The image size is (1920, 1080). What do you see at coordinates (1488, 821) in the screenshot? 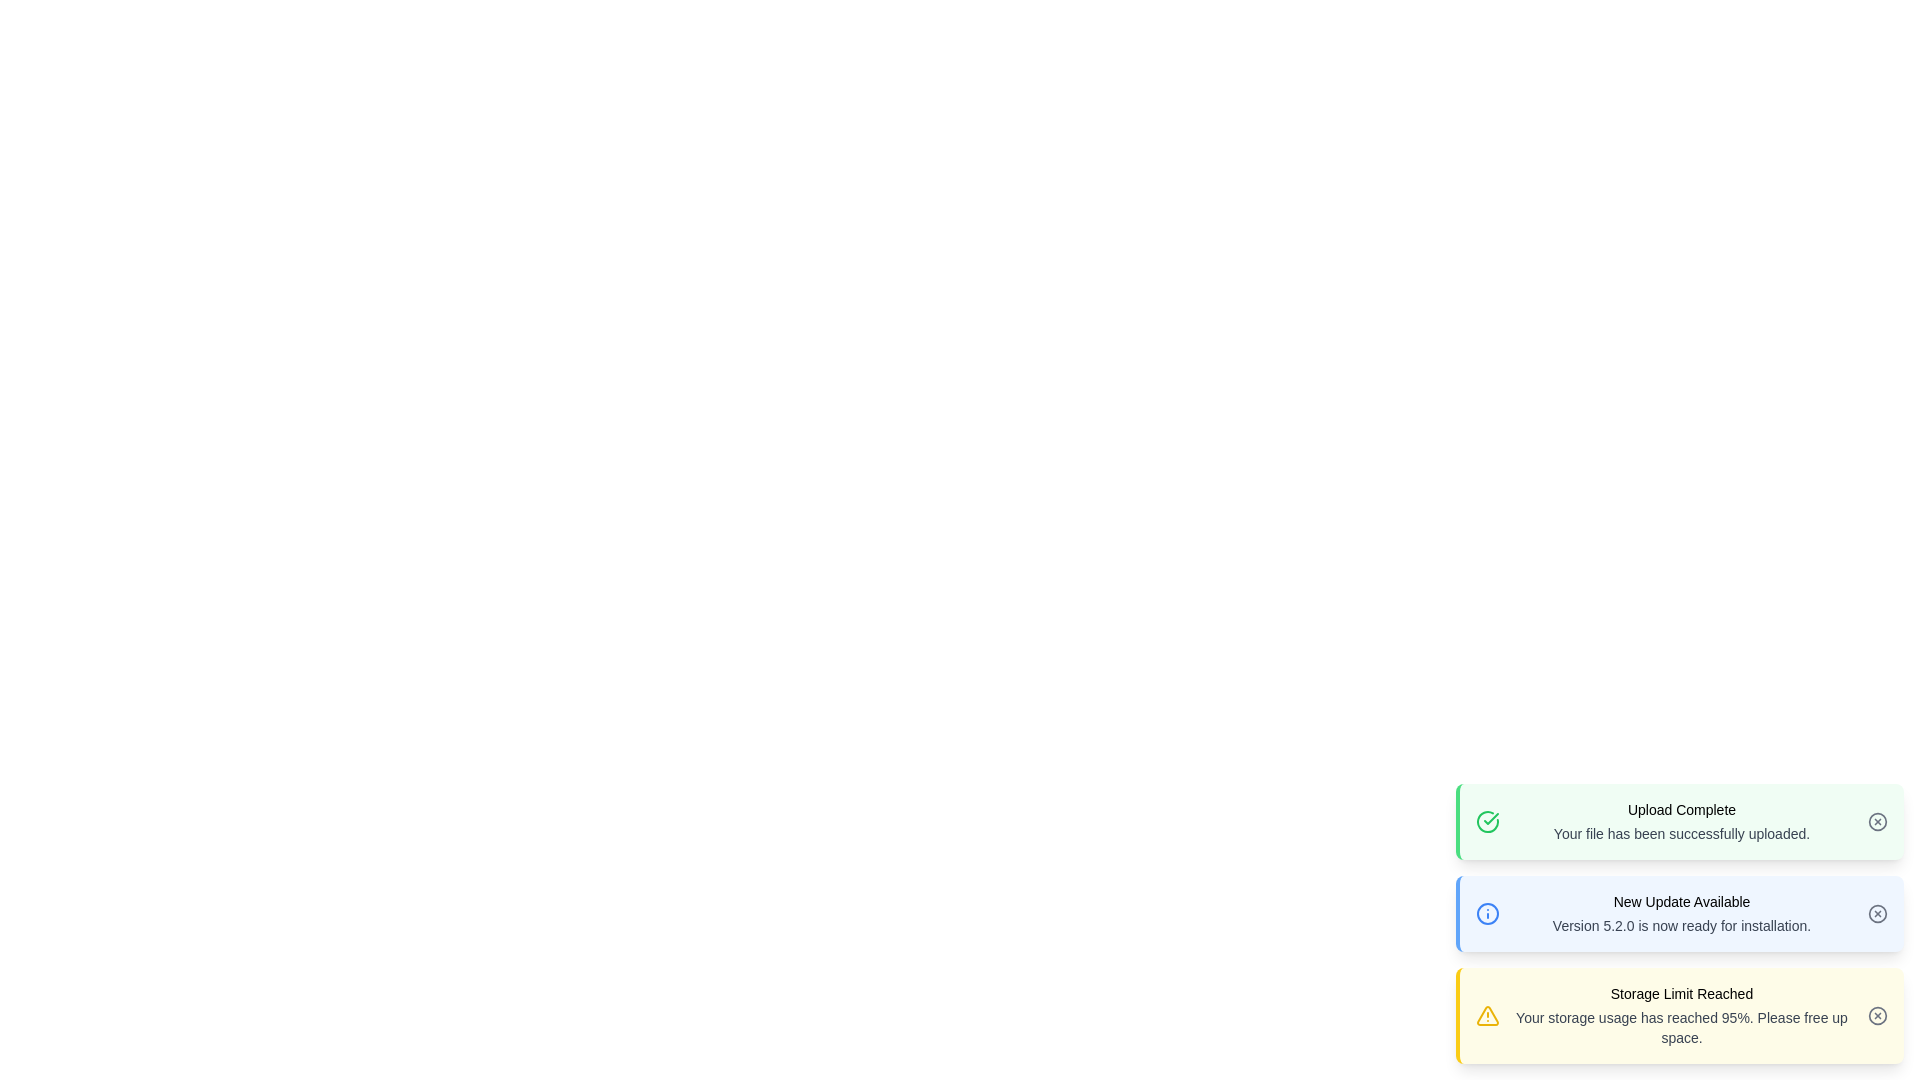
I see `the circular graphic icon with a checkmark located in the topmost notification section, to the left of the 'Upload Complete' message` at bounding box center [1488, 821].